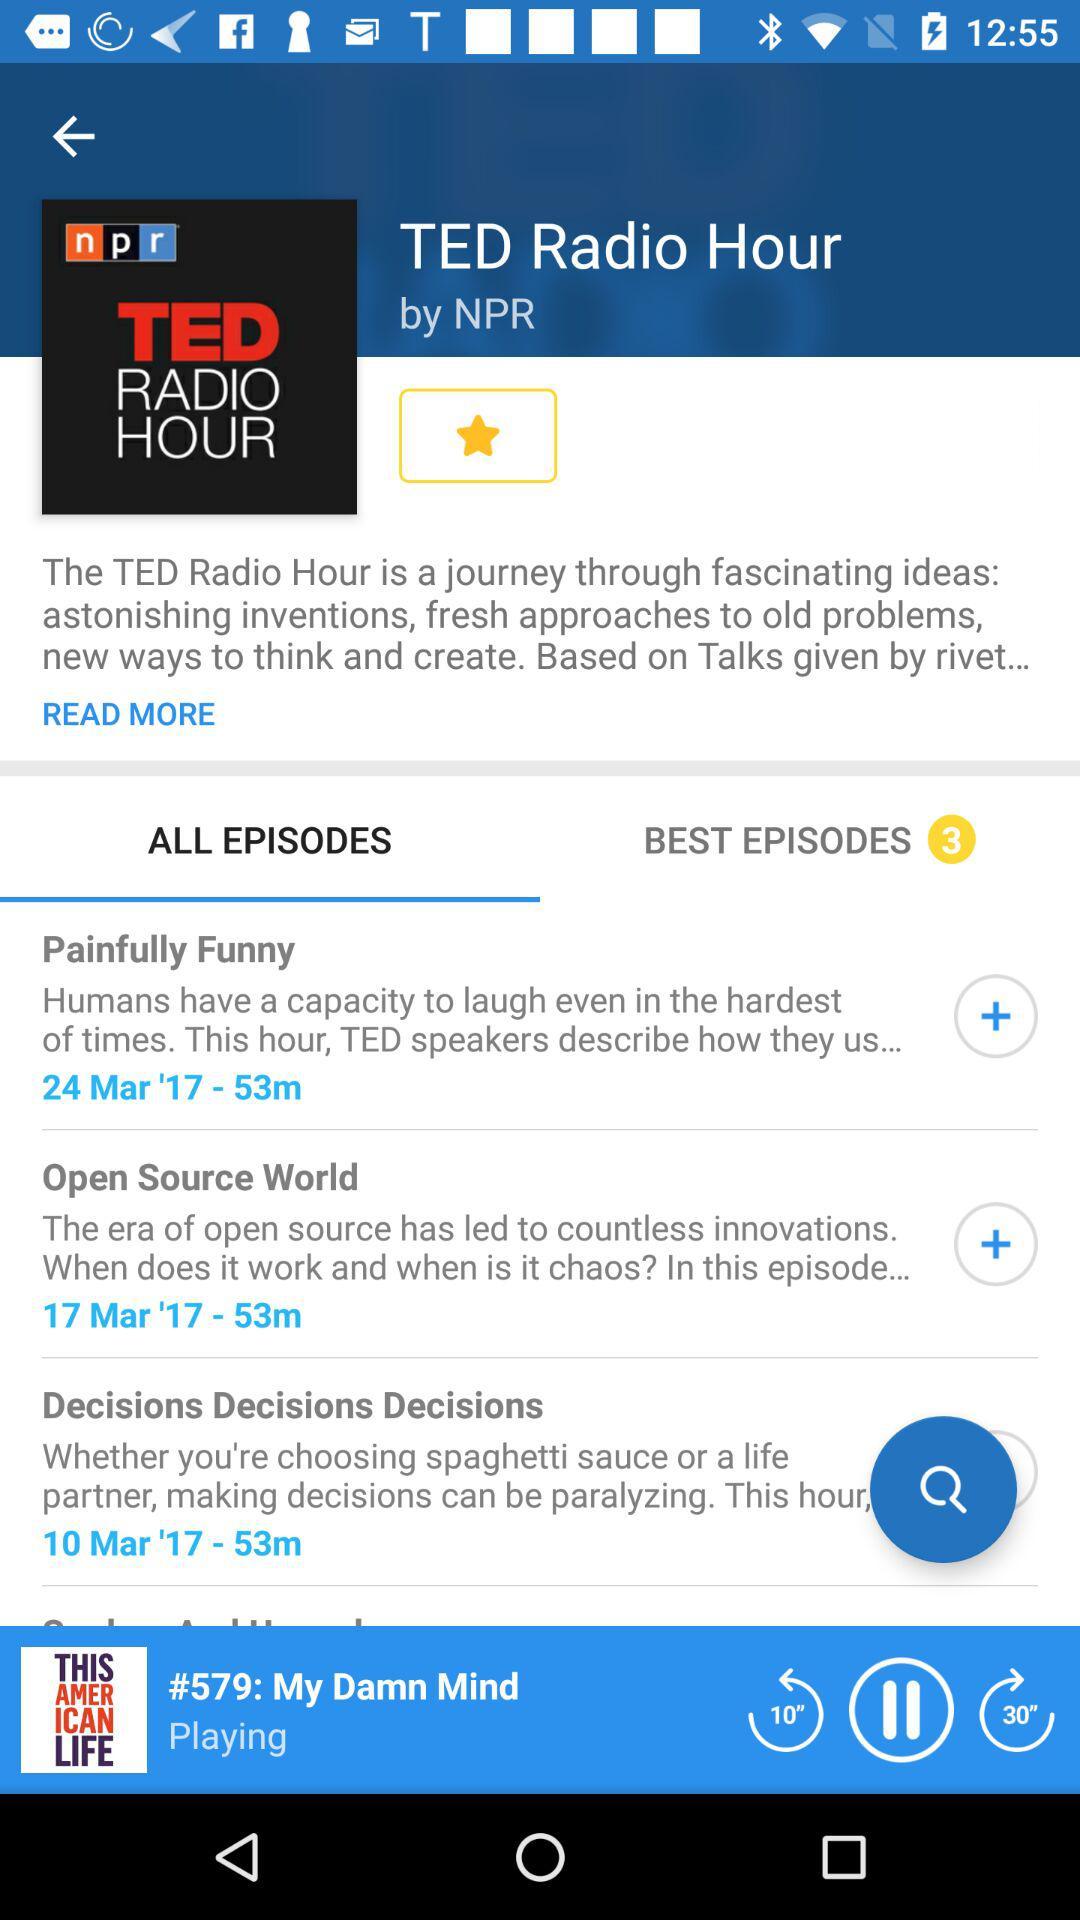 This screenshot has height=1920, width=1080. Describe the element at coordinates (943, 1489) in the screenshot. I see `the search icon` at that location.